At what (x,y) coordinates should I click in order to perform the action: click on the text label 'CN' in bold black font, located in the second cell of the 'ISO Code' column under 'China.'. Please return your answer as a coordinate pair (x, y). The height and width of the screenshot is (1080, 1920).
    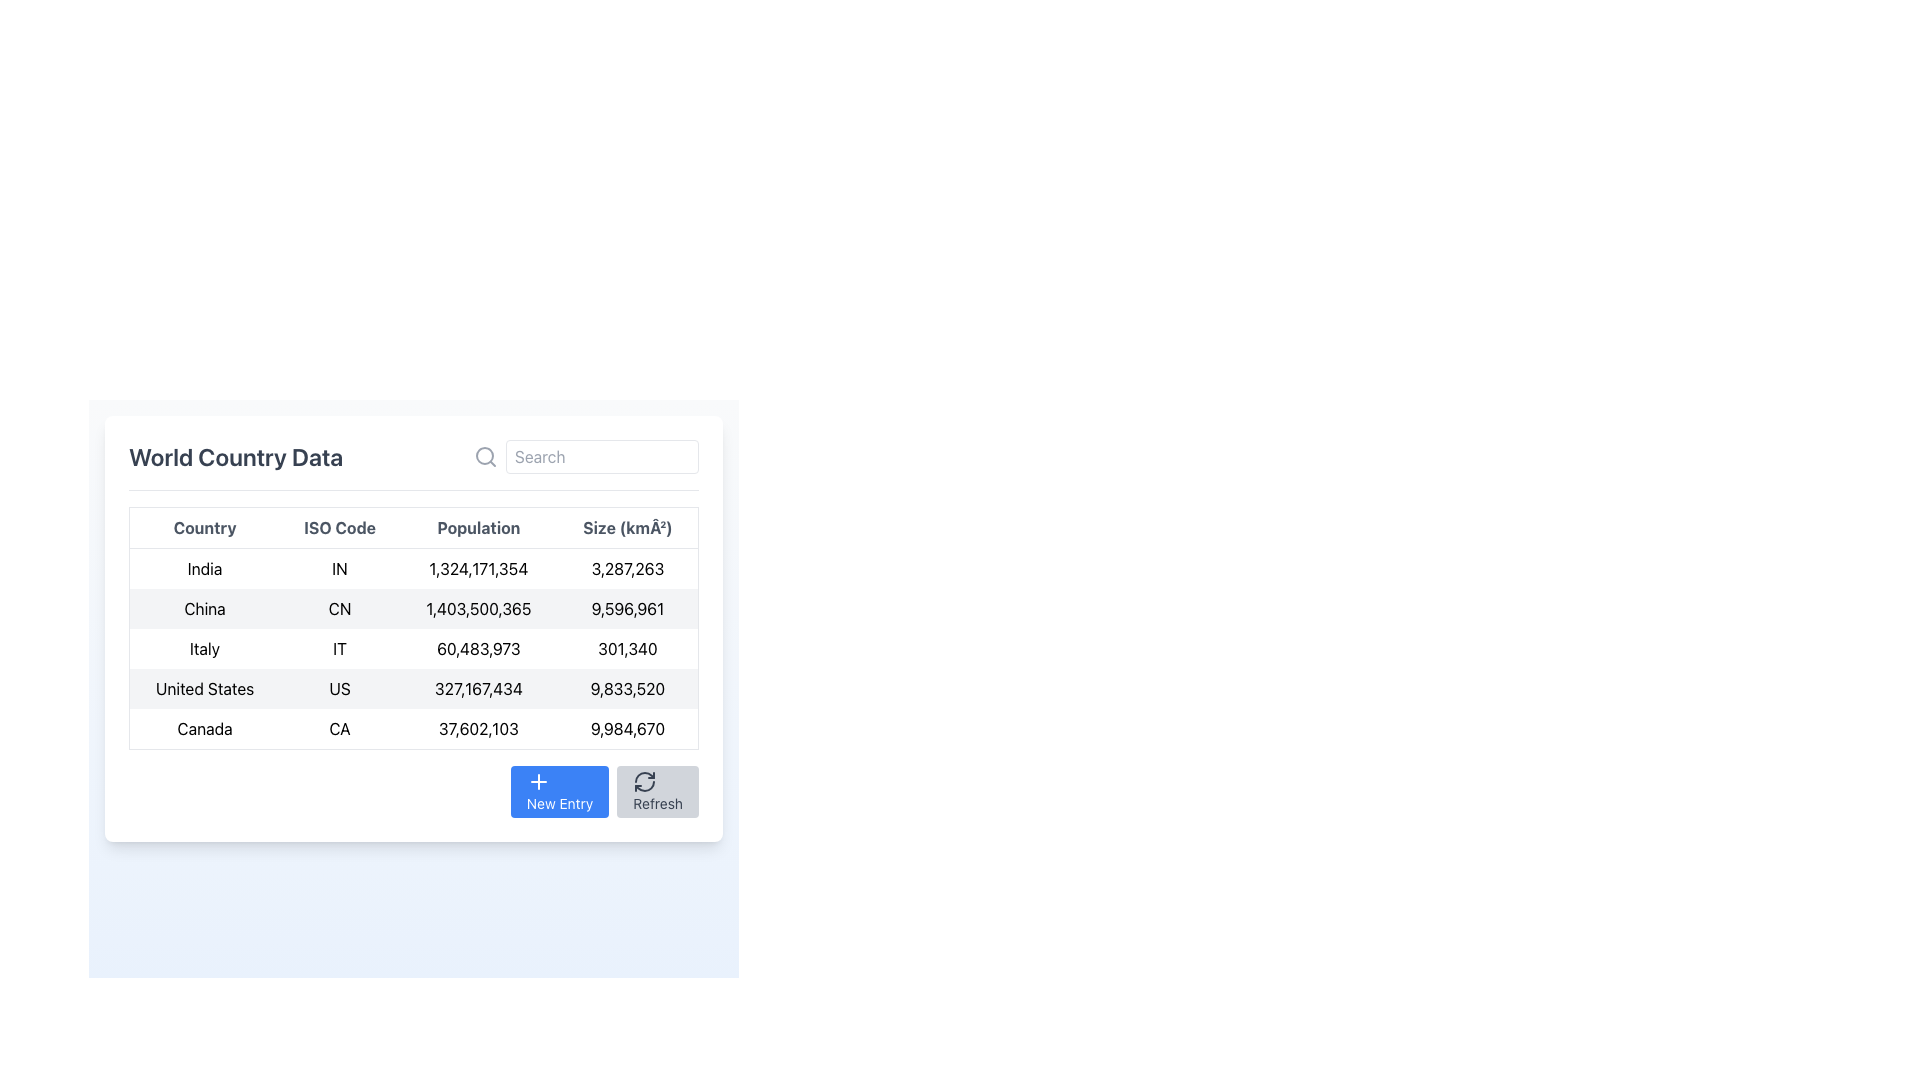
    Looking at the image, I should click on (340, 608).